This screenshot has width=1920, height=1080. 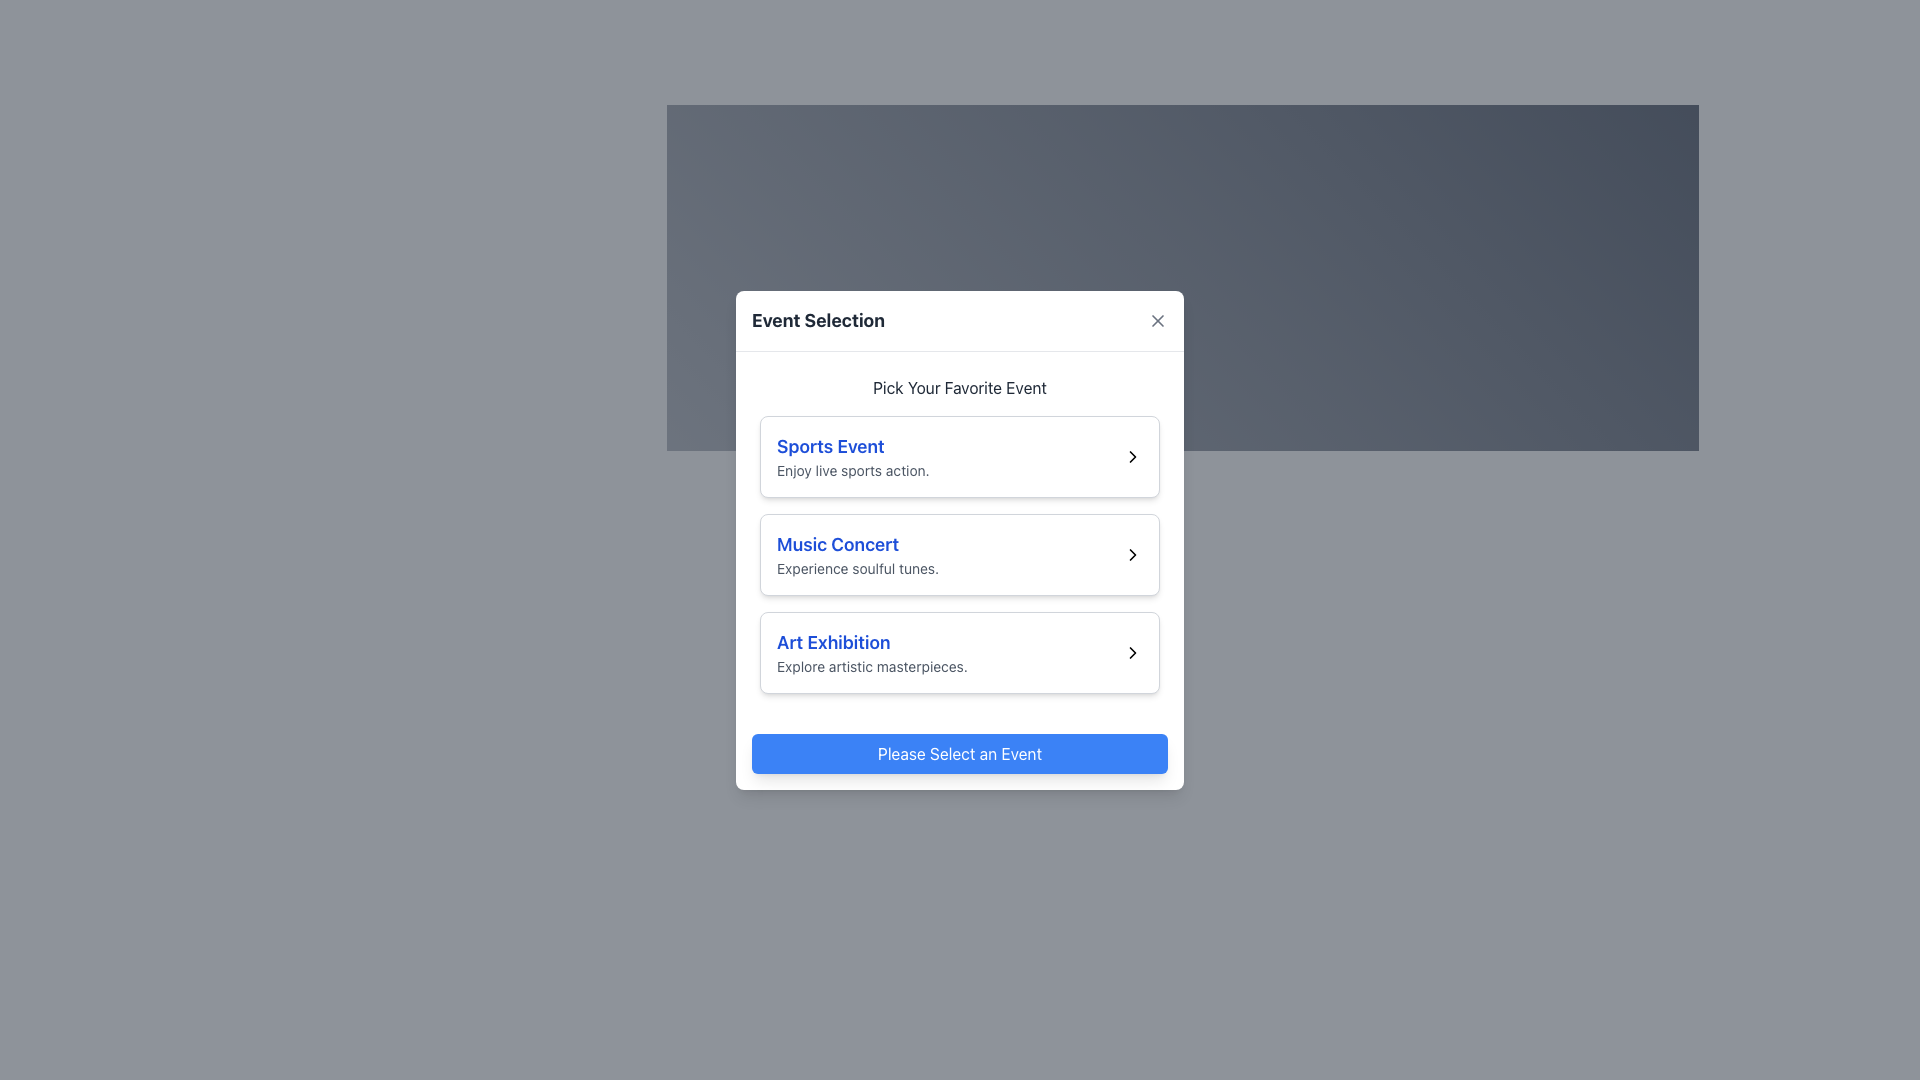 What do you see at coordinates (1132, 652) in the screenshot?
I see `the right-facing chevron icon within the 'Art Exhibition' list item` at bounding box center [1132, 652].